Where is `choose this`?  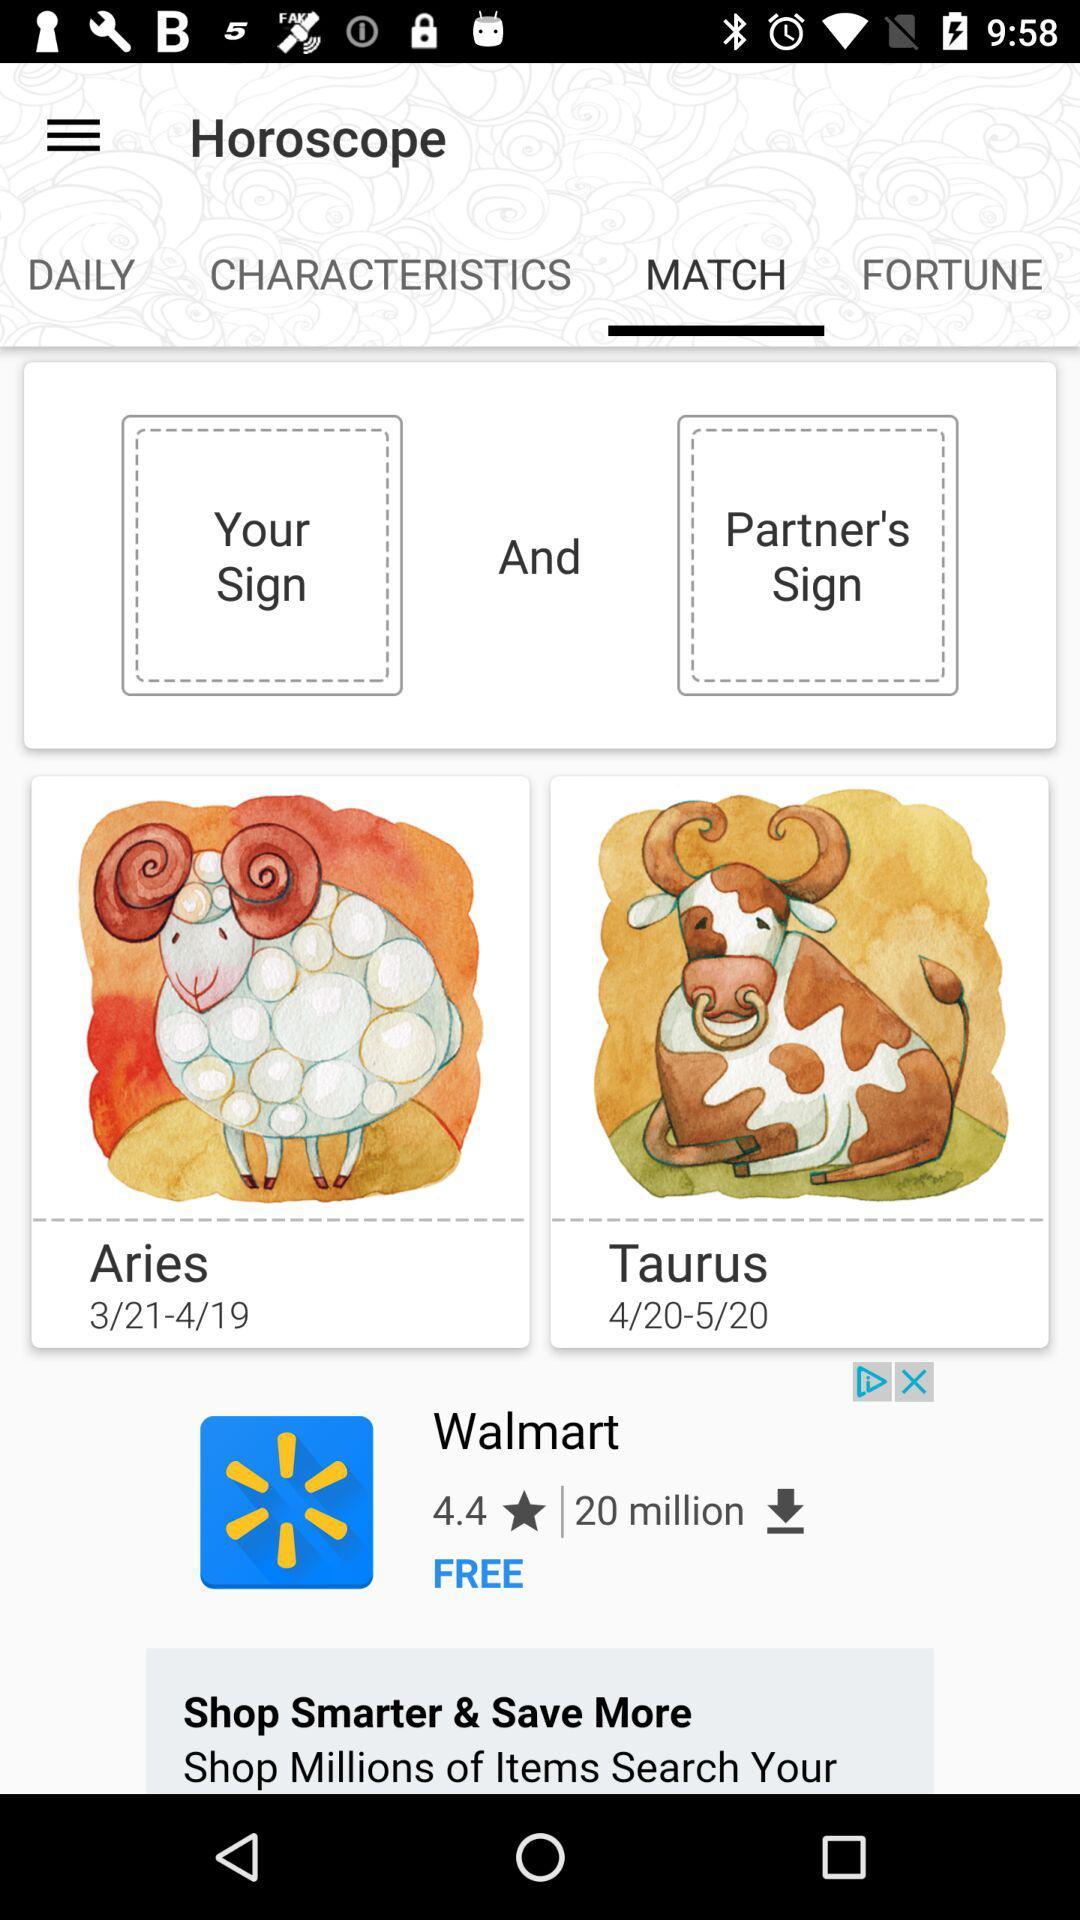 choose this is located at coordinates (798, 996).